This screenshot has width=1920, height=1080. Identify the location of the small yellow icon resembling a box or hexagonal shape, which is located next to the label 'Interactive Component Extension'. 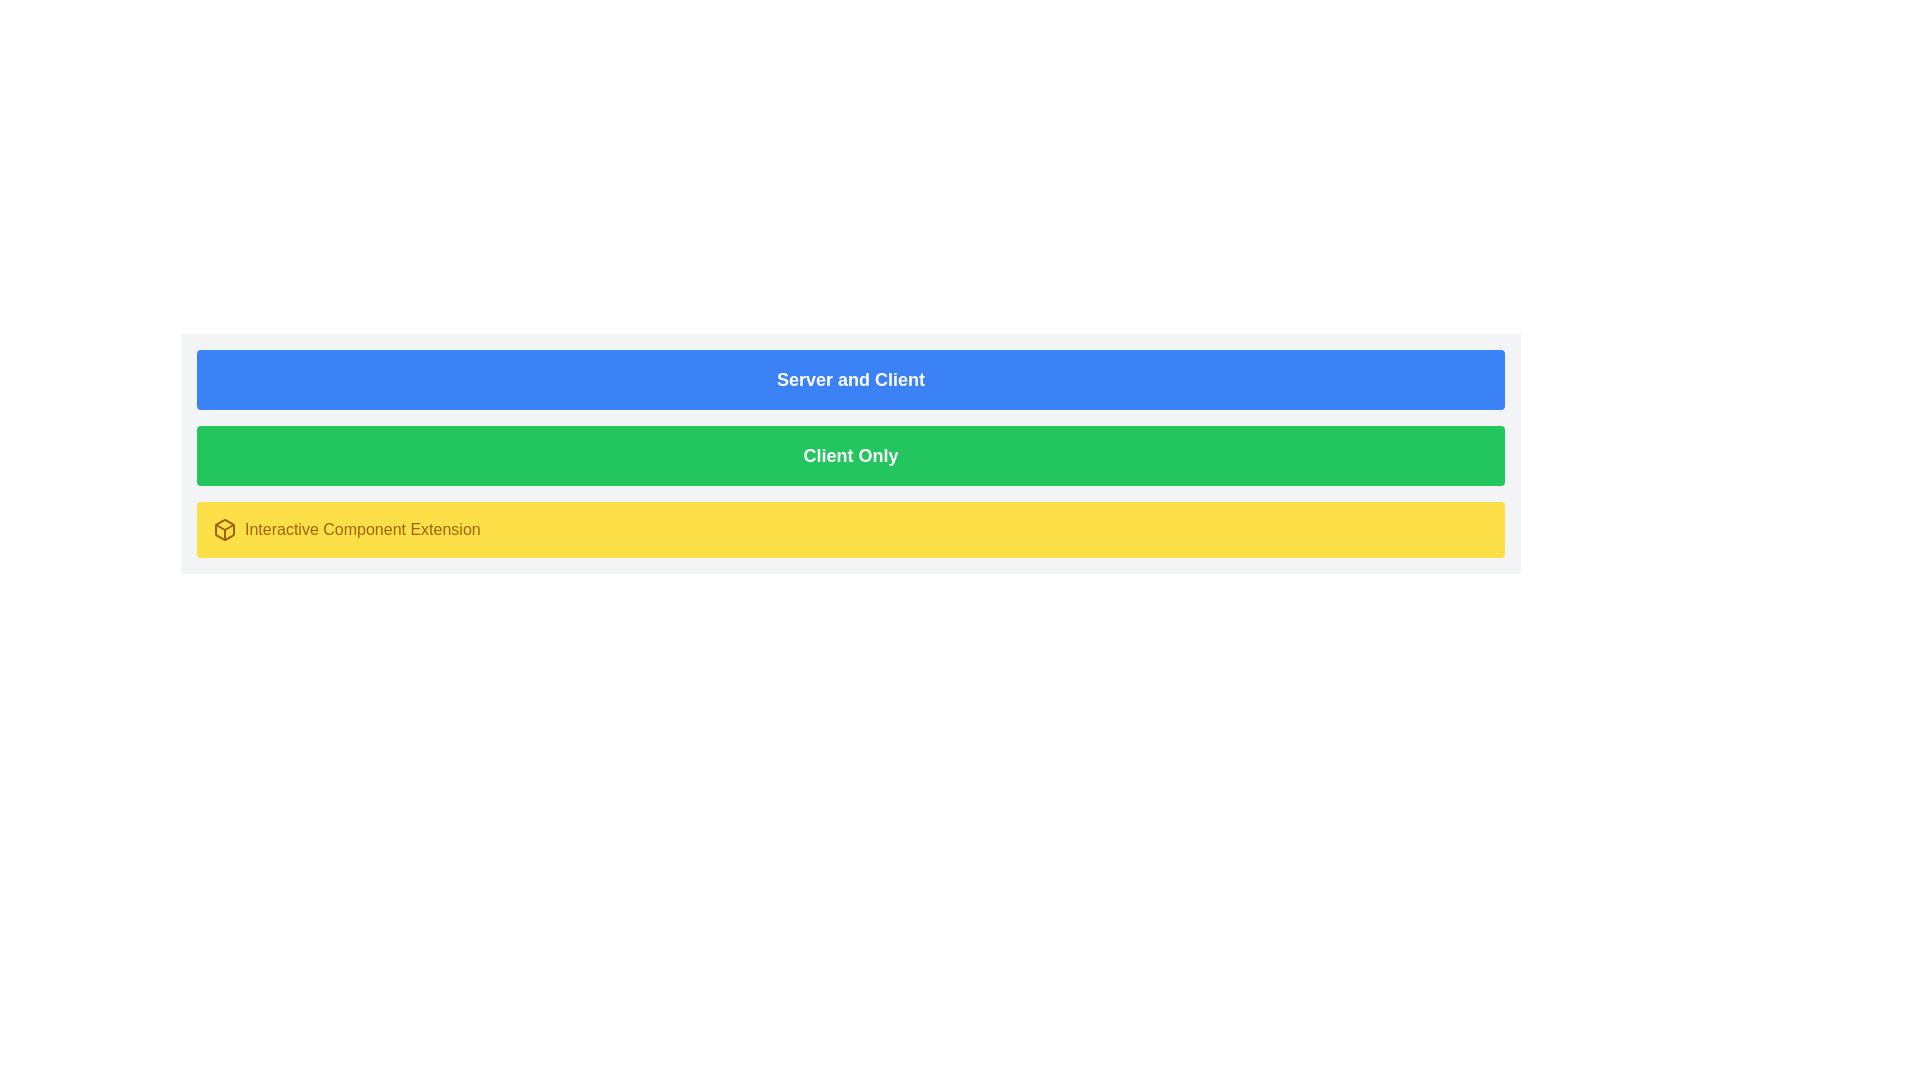
(225, 528).